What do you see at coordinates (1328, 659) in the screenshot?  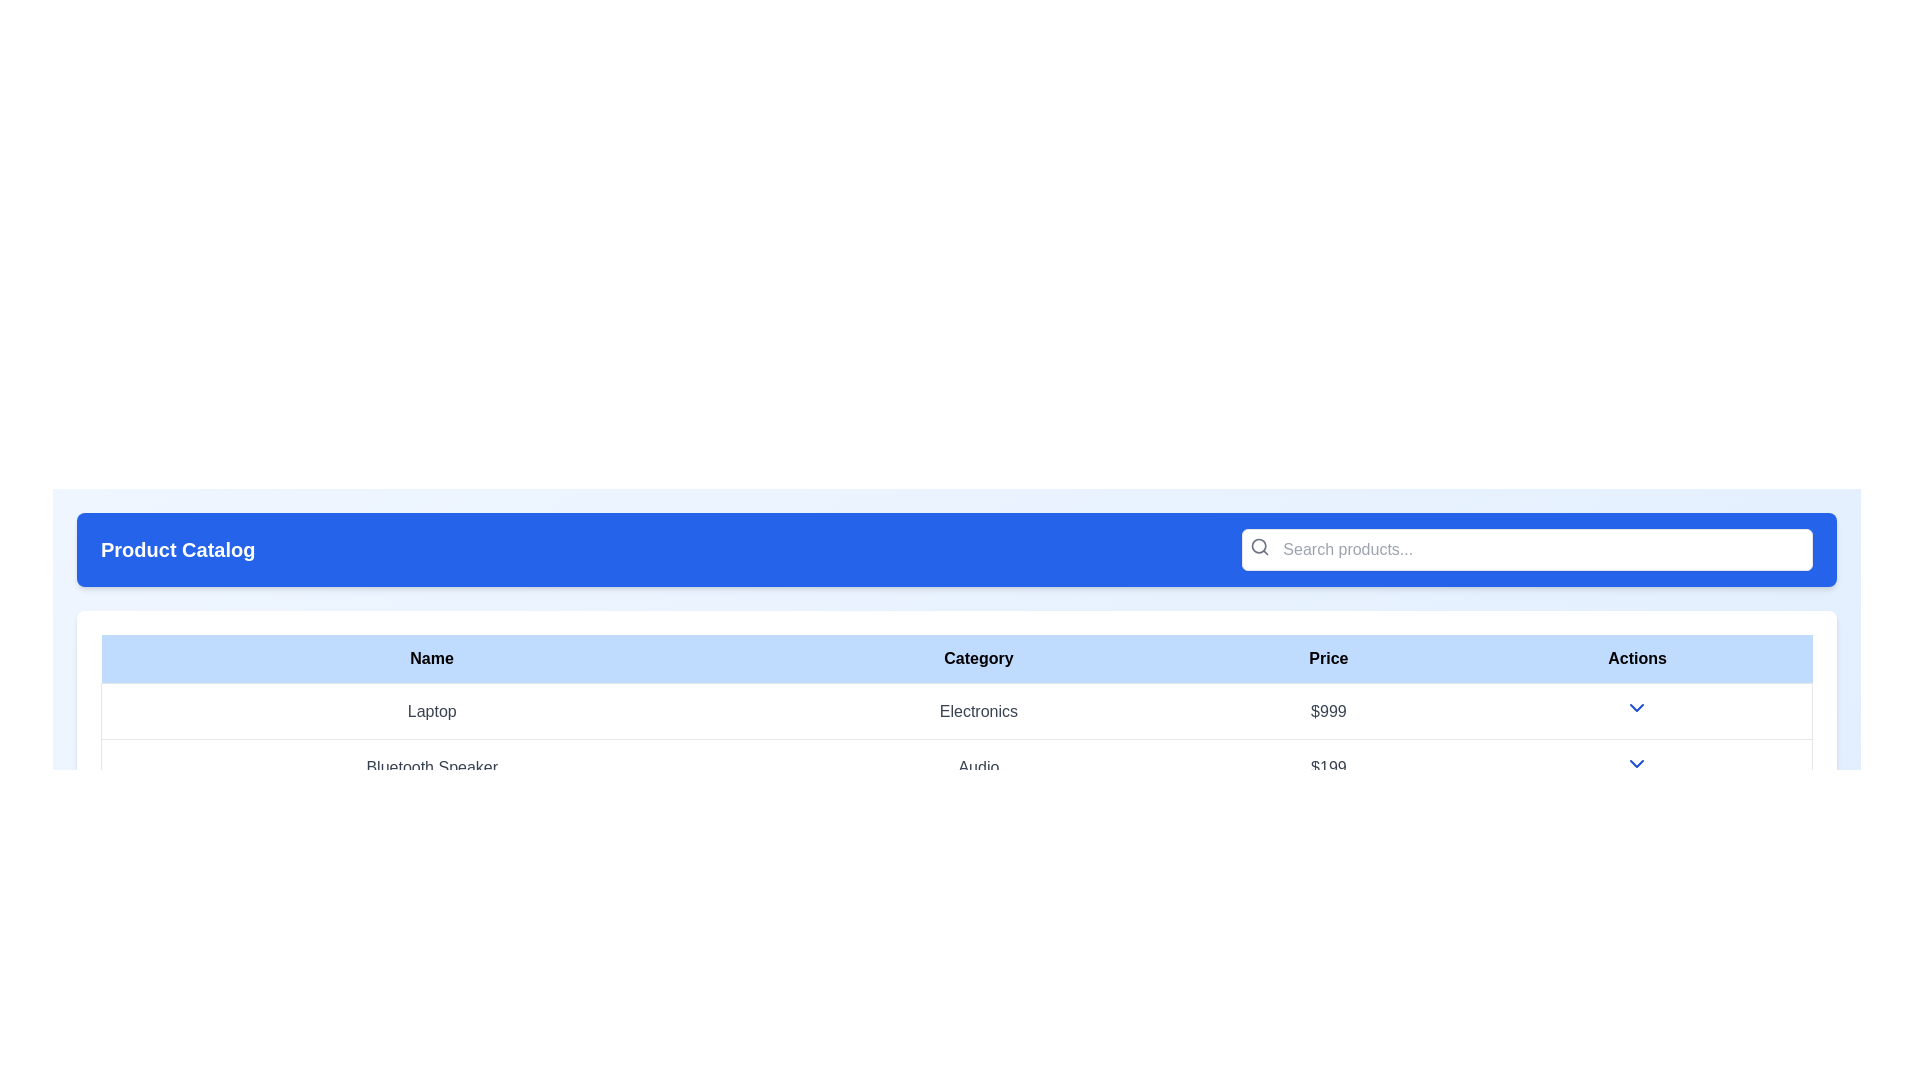 I see `the static text label with the bold text 'Price' that is positioned between 'Category' and 'Actions'` at bounding box center [1328, 659].